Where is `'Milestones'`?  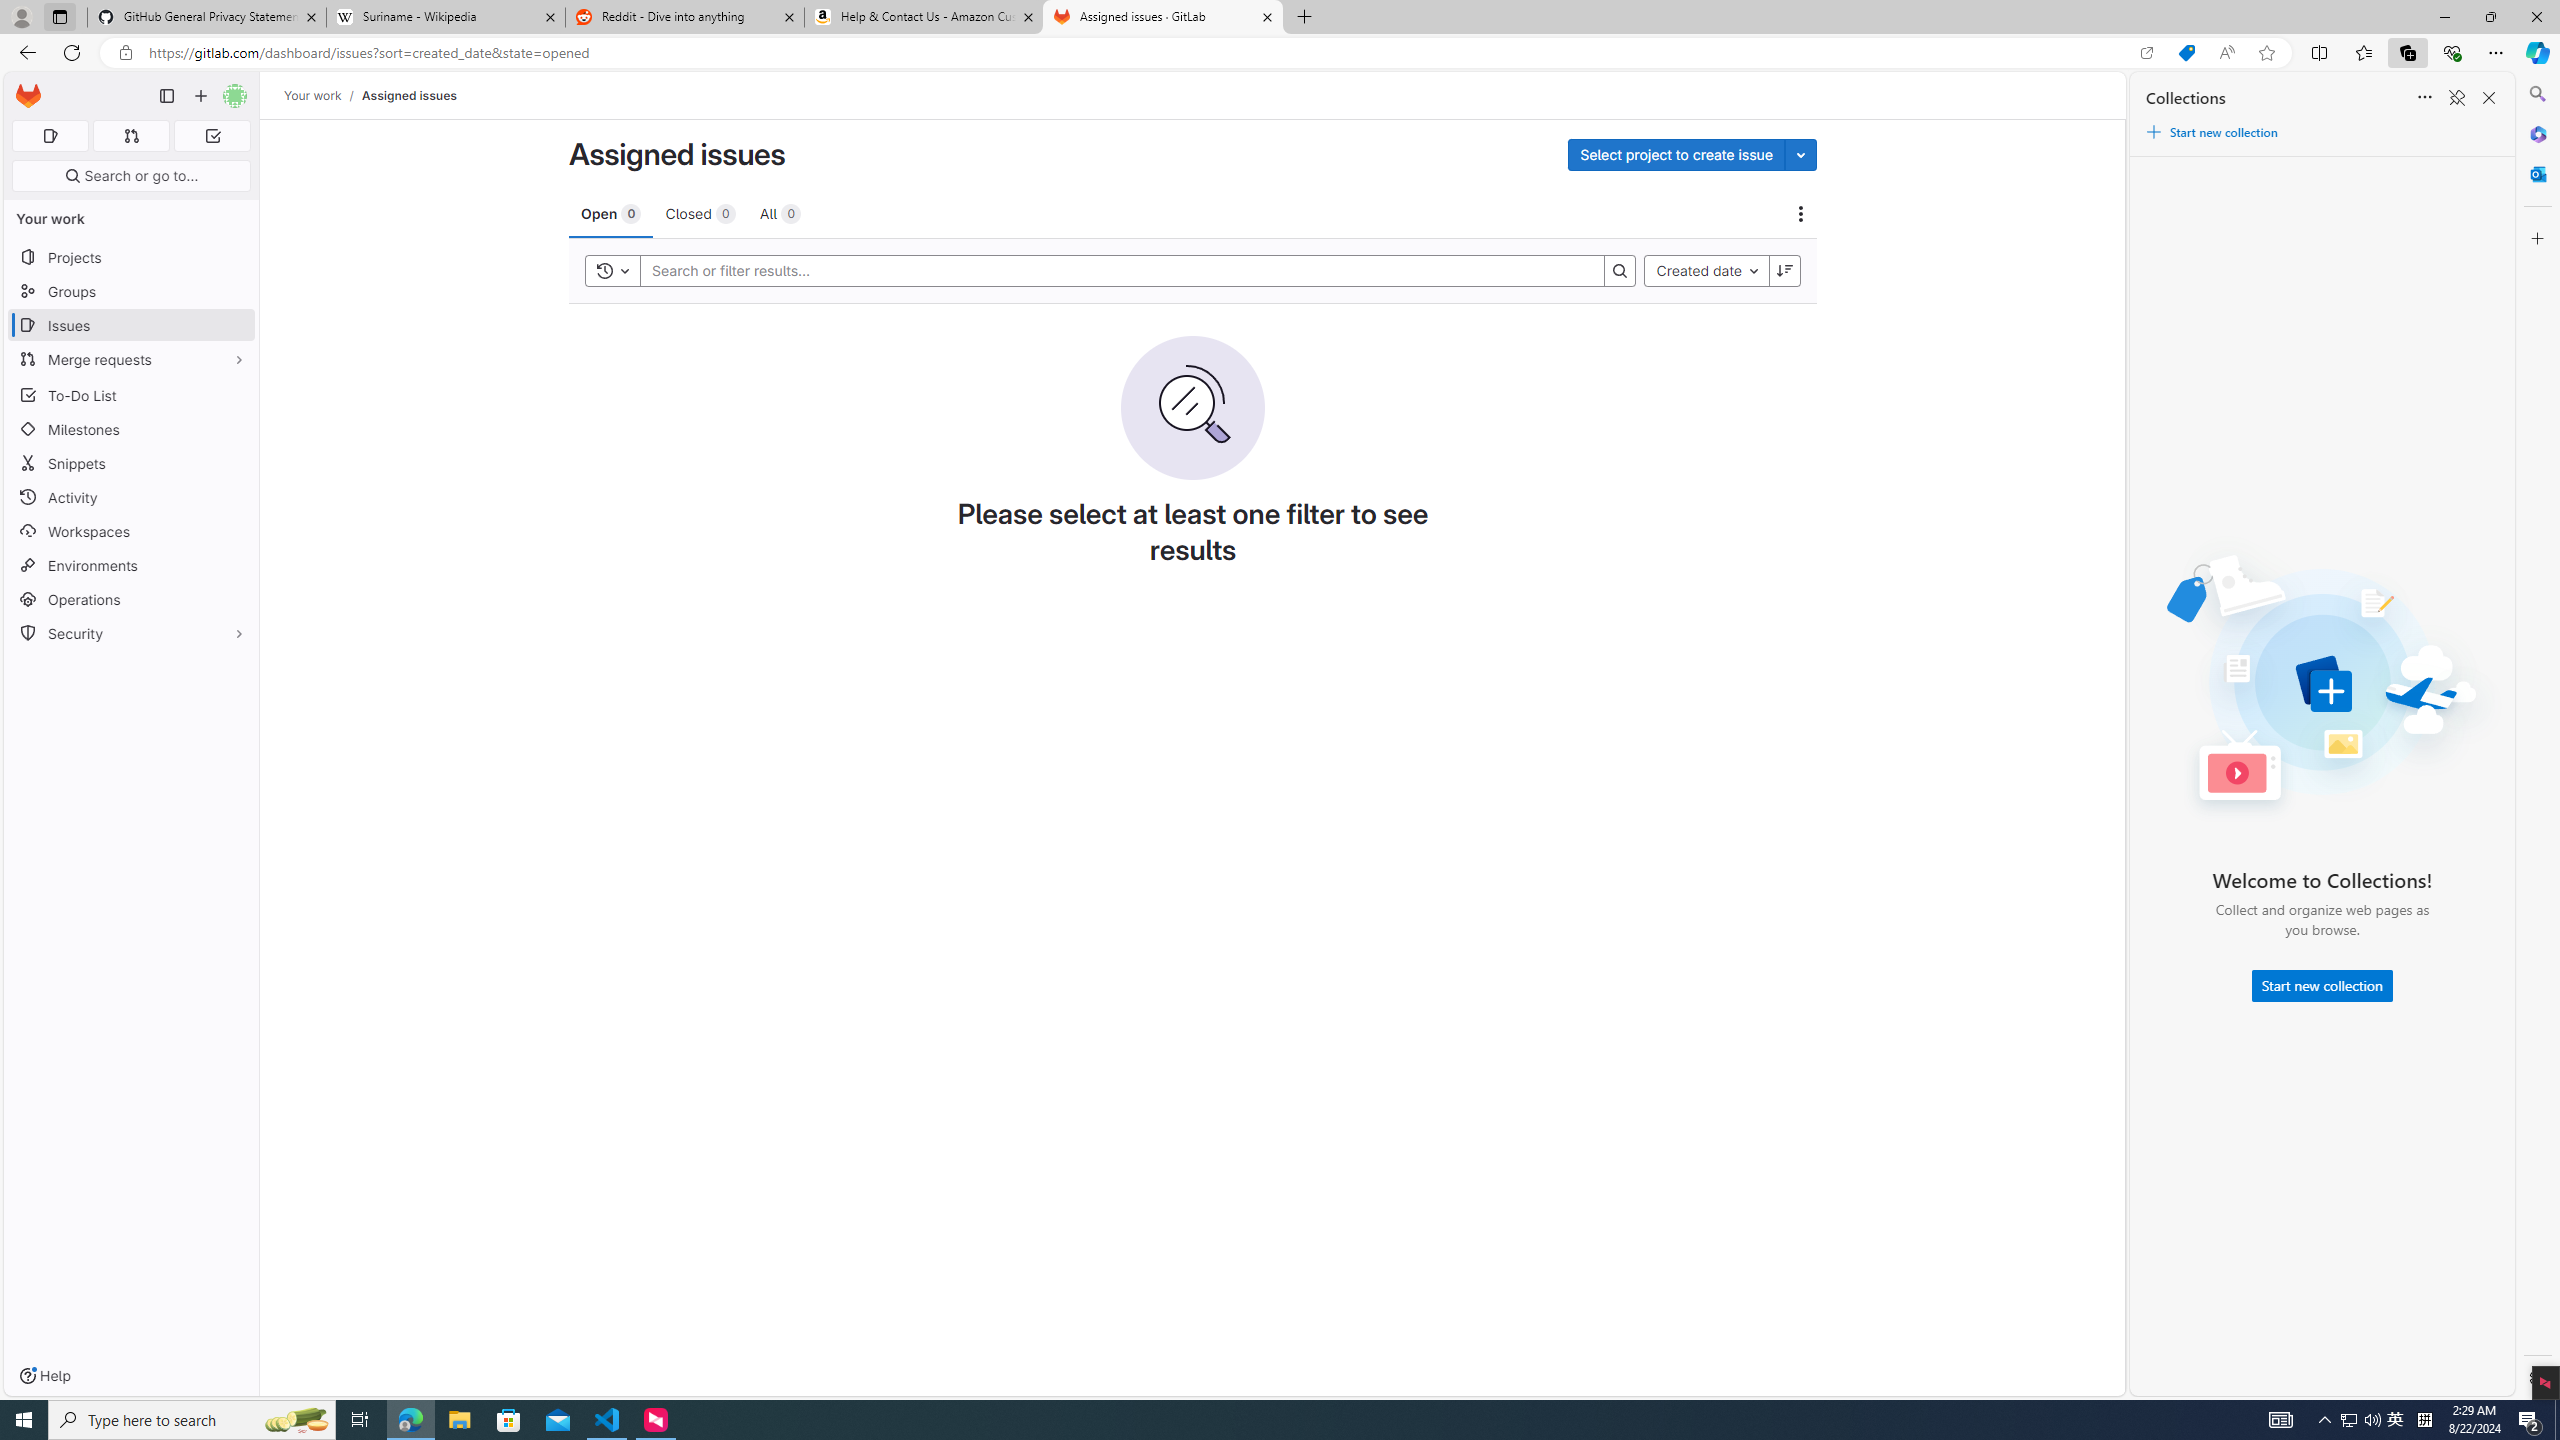 'Milestones' is located at coordinates (130, 428).